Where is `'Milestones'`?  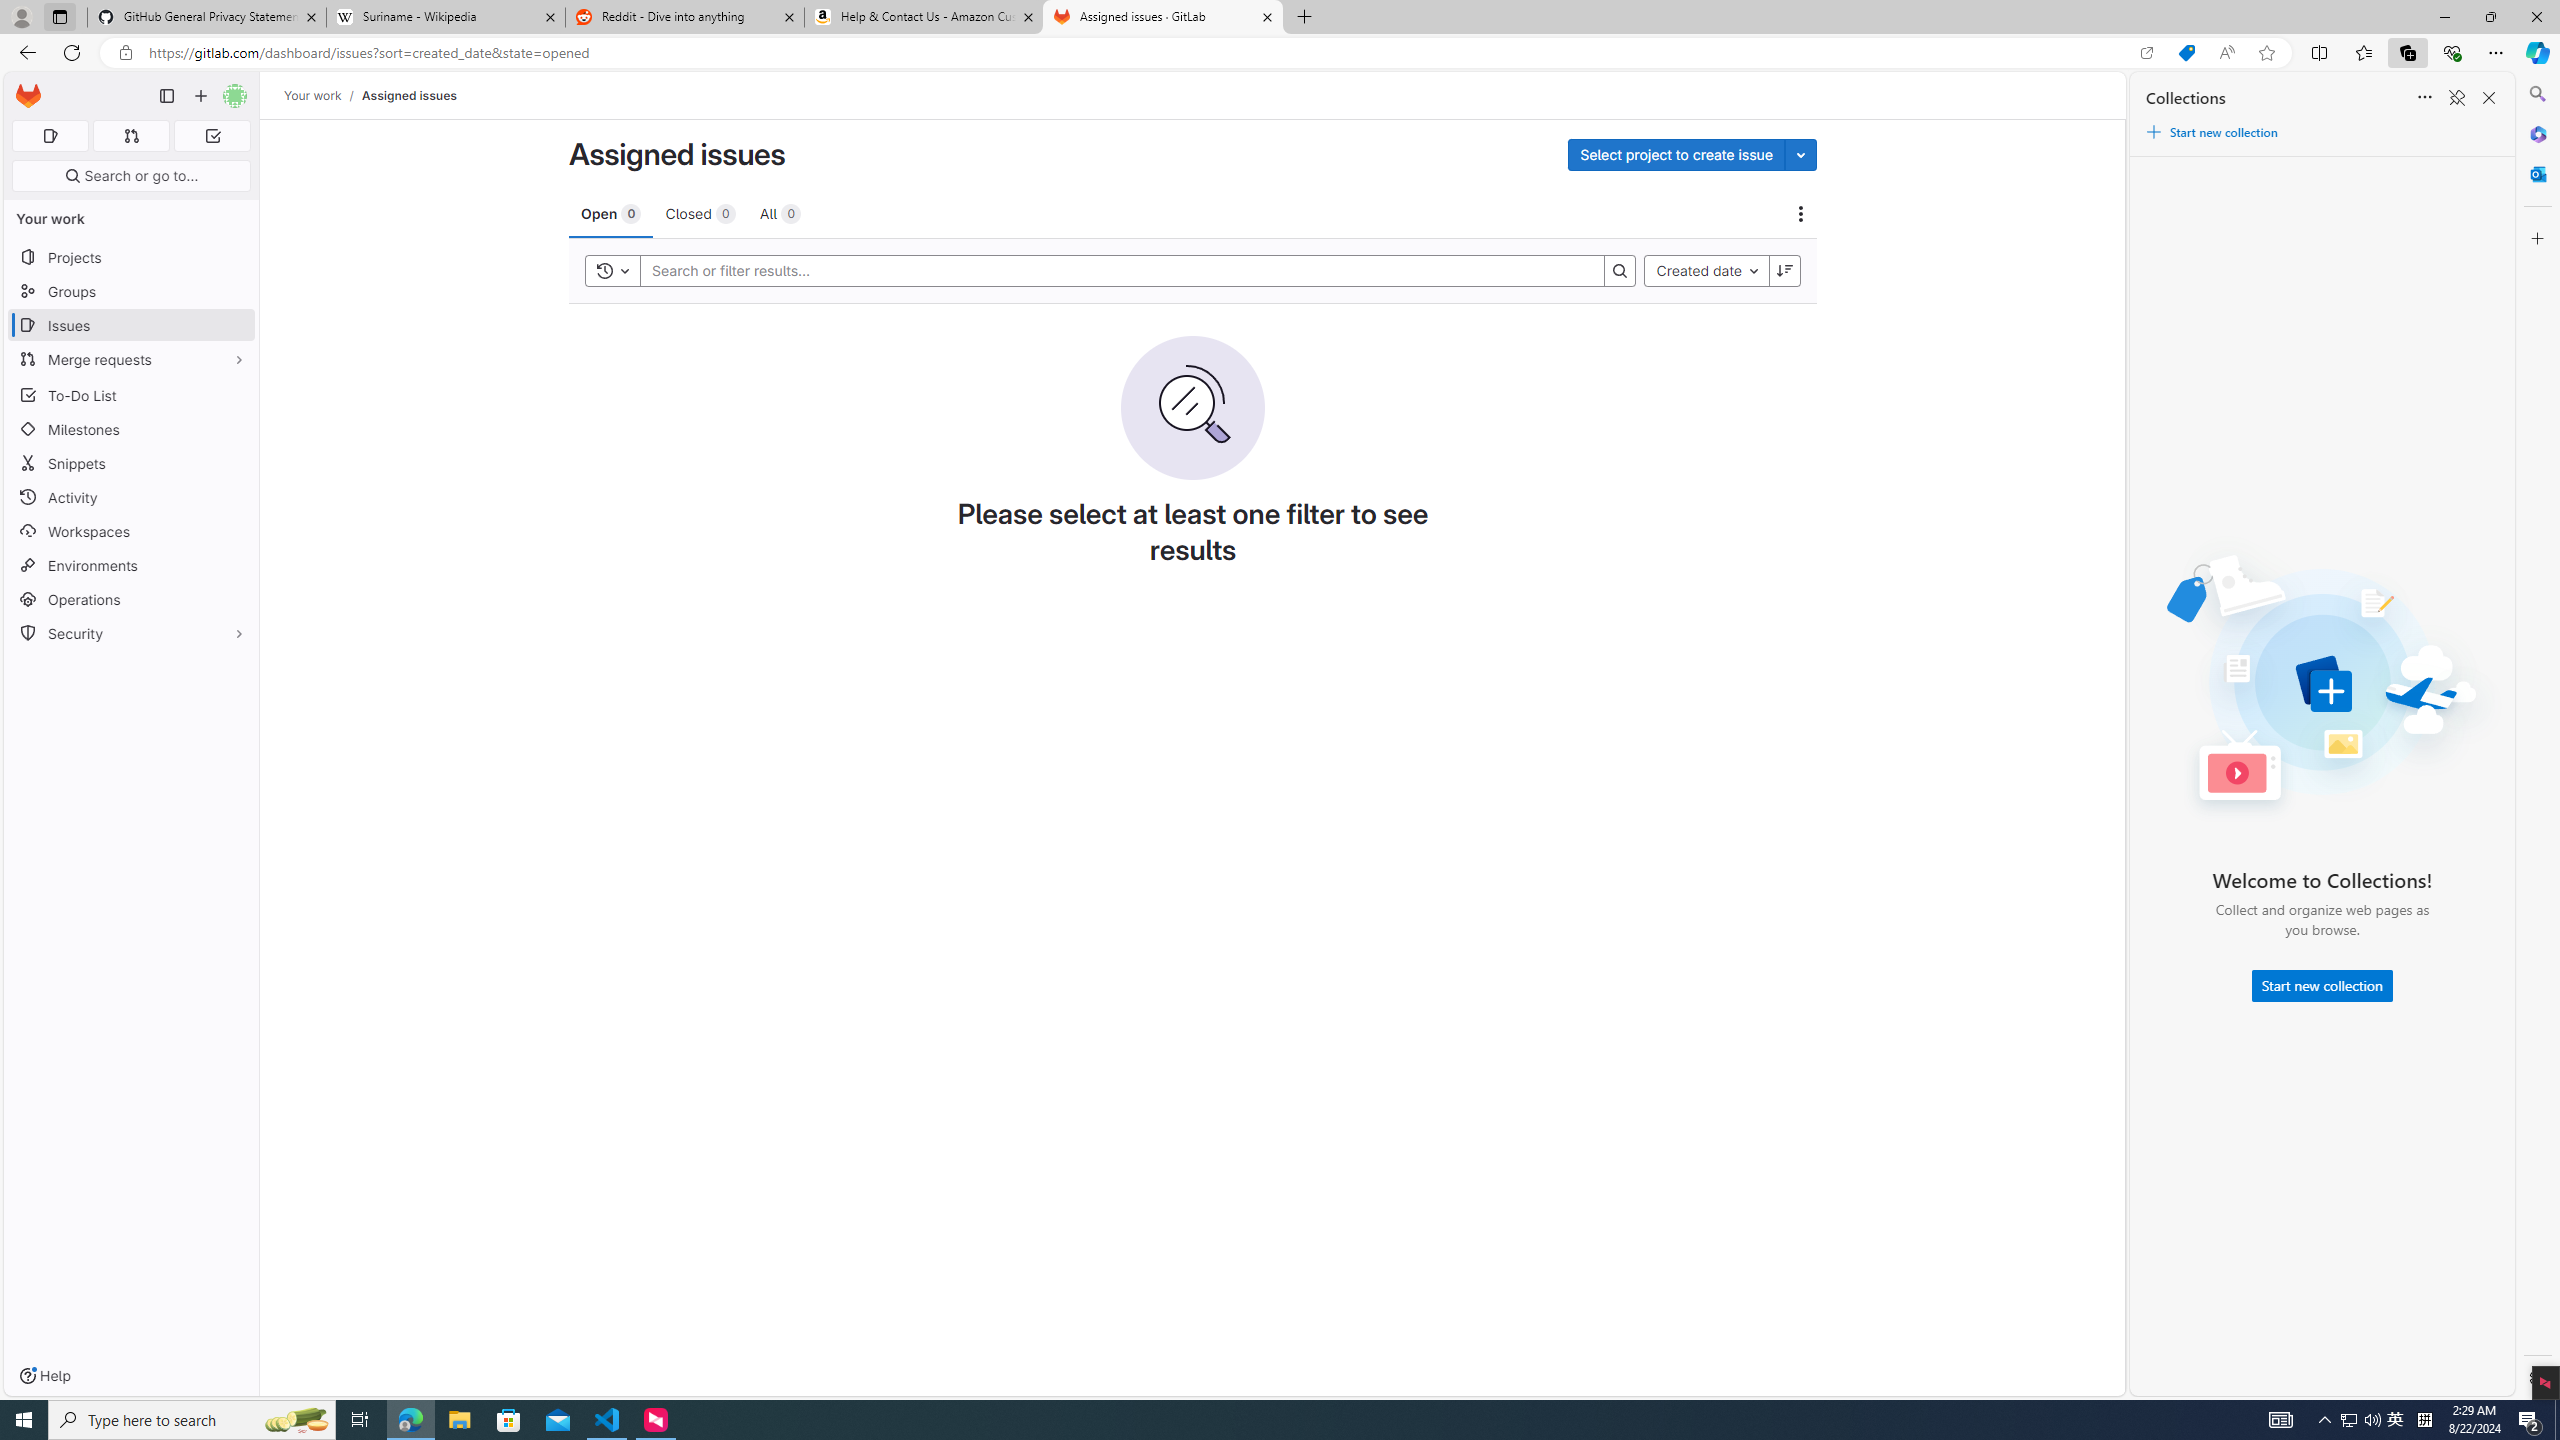 'Milestones' is located at coordinates (130, 428).